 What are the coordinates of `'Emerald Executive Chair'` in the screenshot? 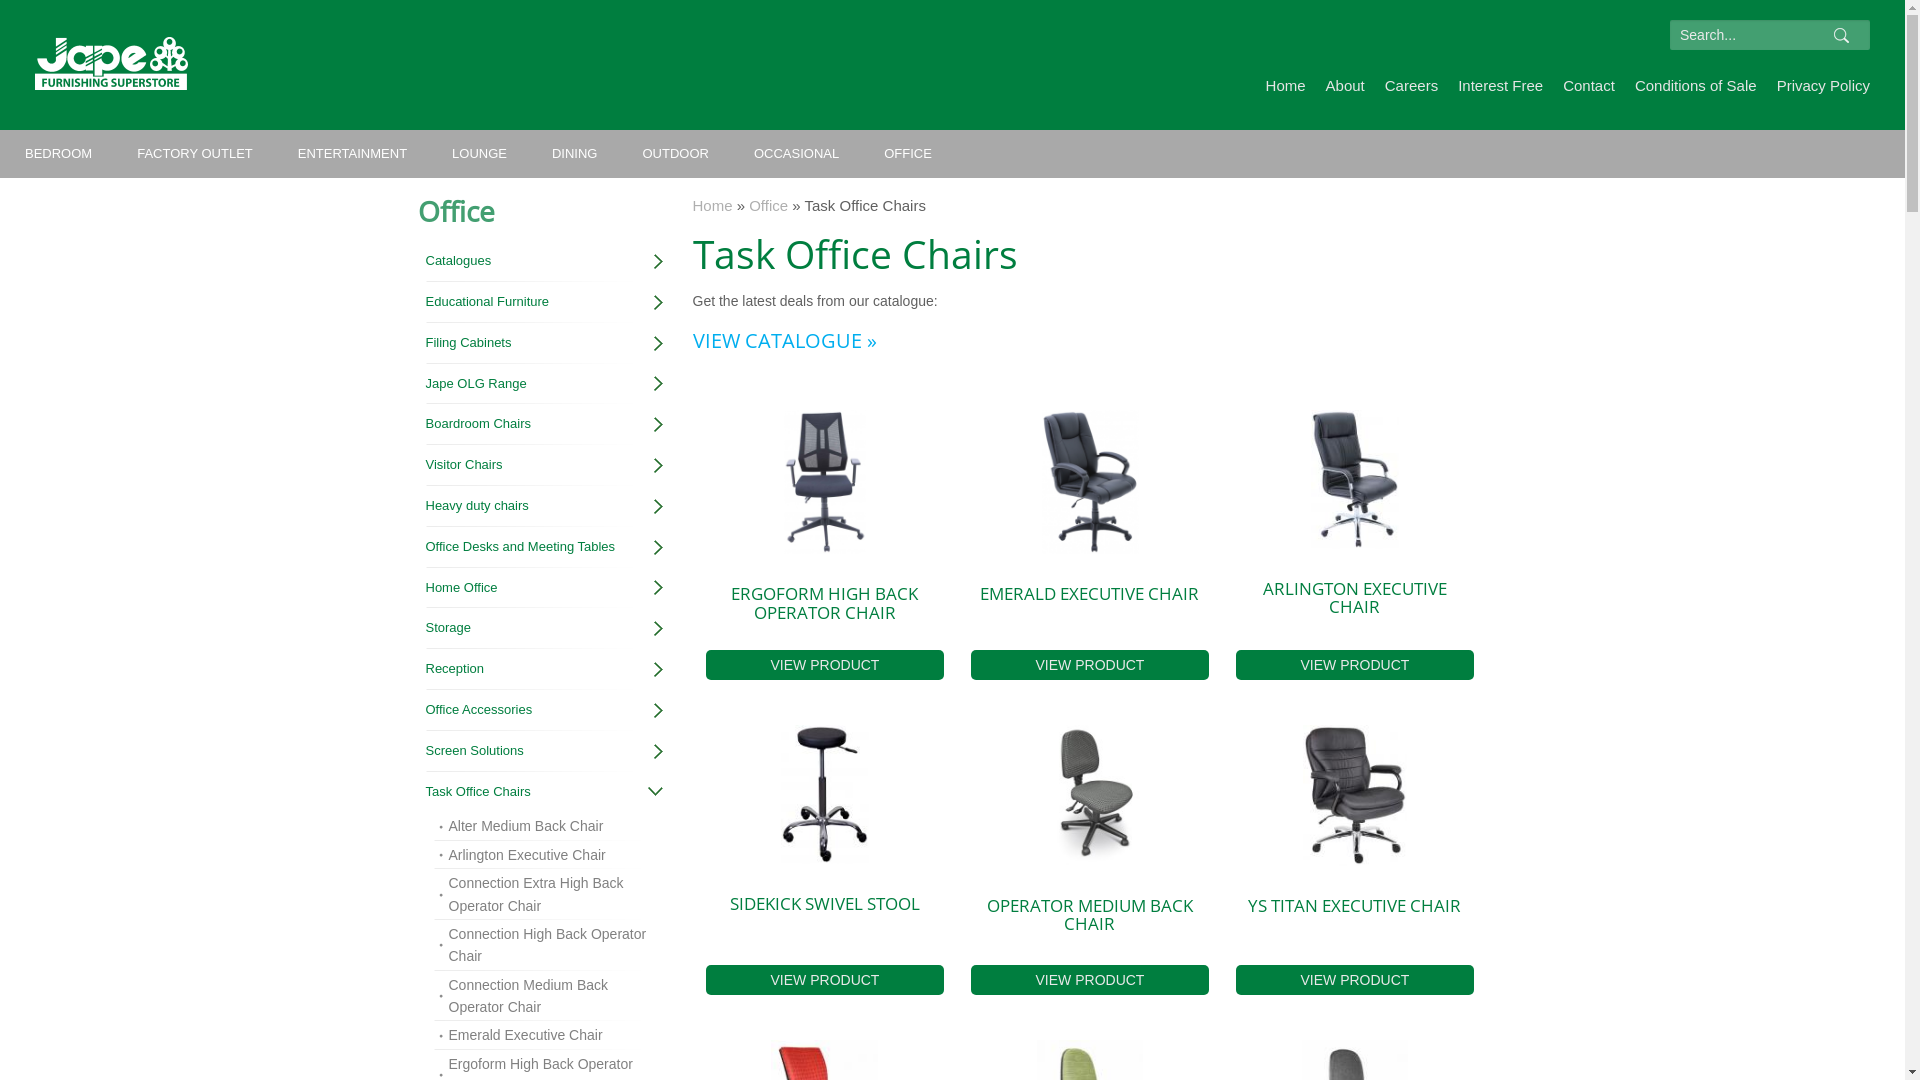 It's located at (550, 1034).